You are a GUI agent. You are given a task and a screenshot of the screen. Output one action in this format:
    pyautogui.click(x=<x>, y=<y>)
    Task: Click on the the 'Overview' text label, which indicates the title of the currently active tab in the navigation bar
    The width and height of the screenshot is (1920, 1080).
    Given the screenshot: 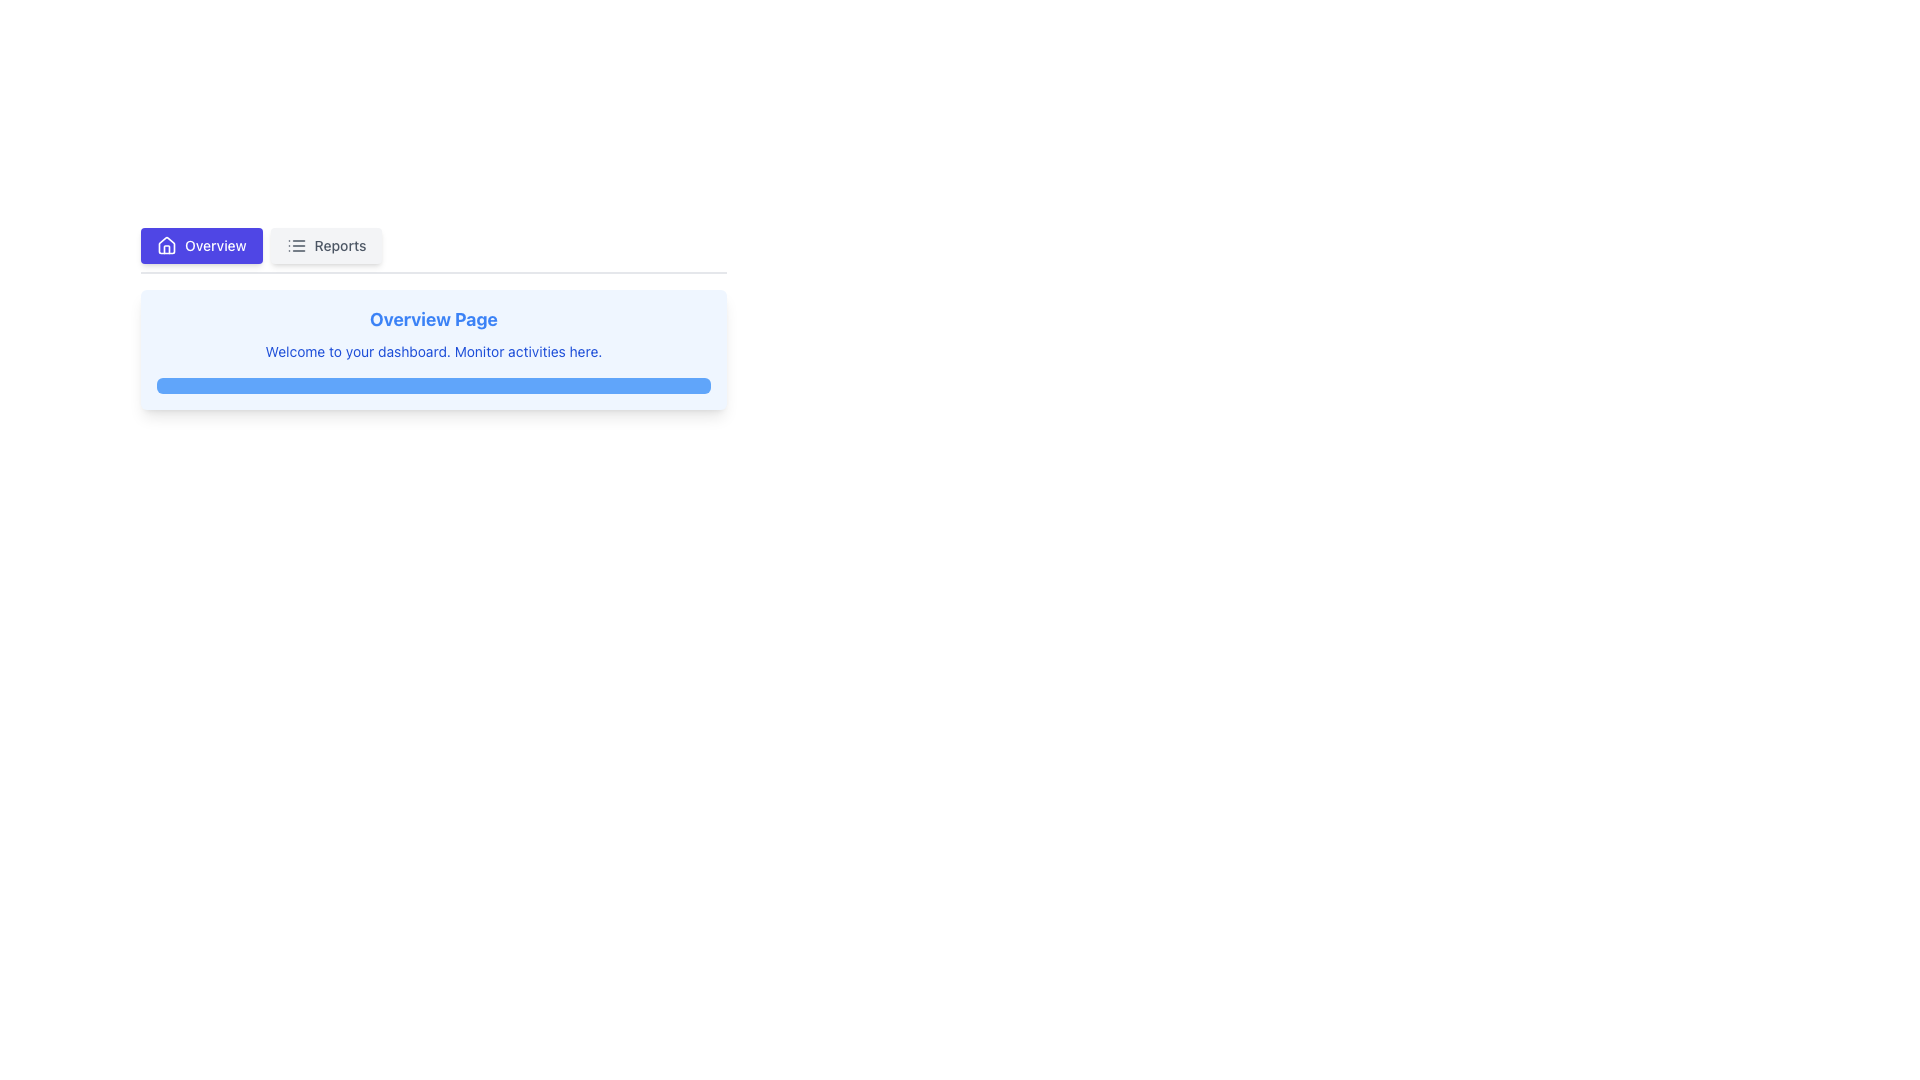 What is the action you would take?
    pyautogui.click(x=215, y=245)
    